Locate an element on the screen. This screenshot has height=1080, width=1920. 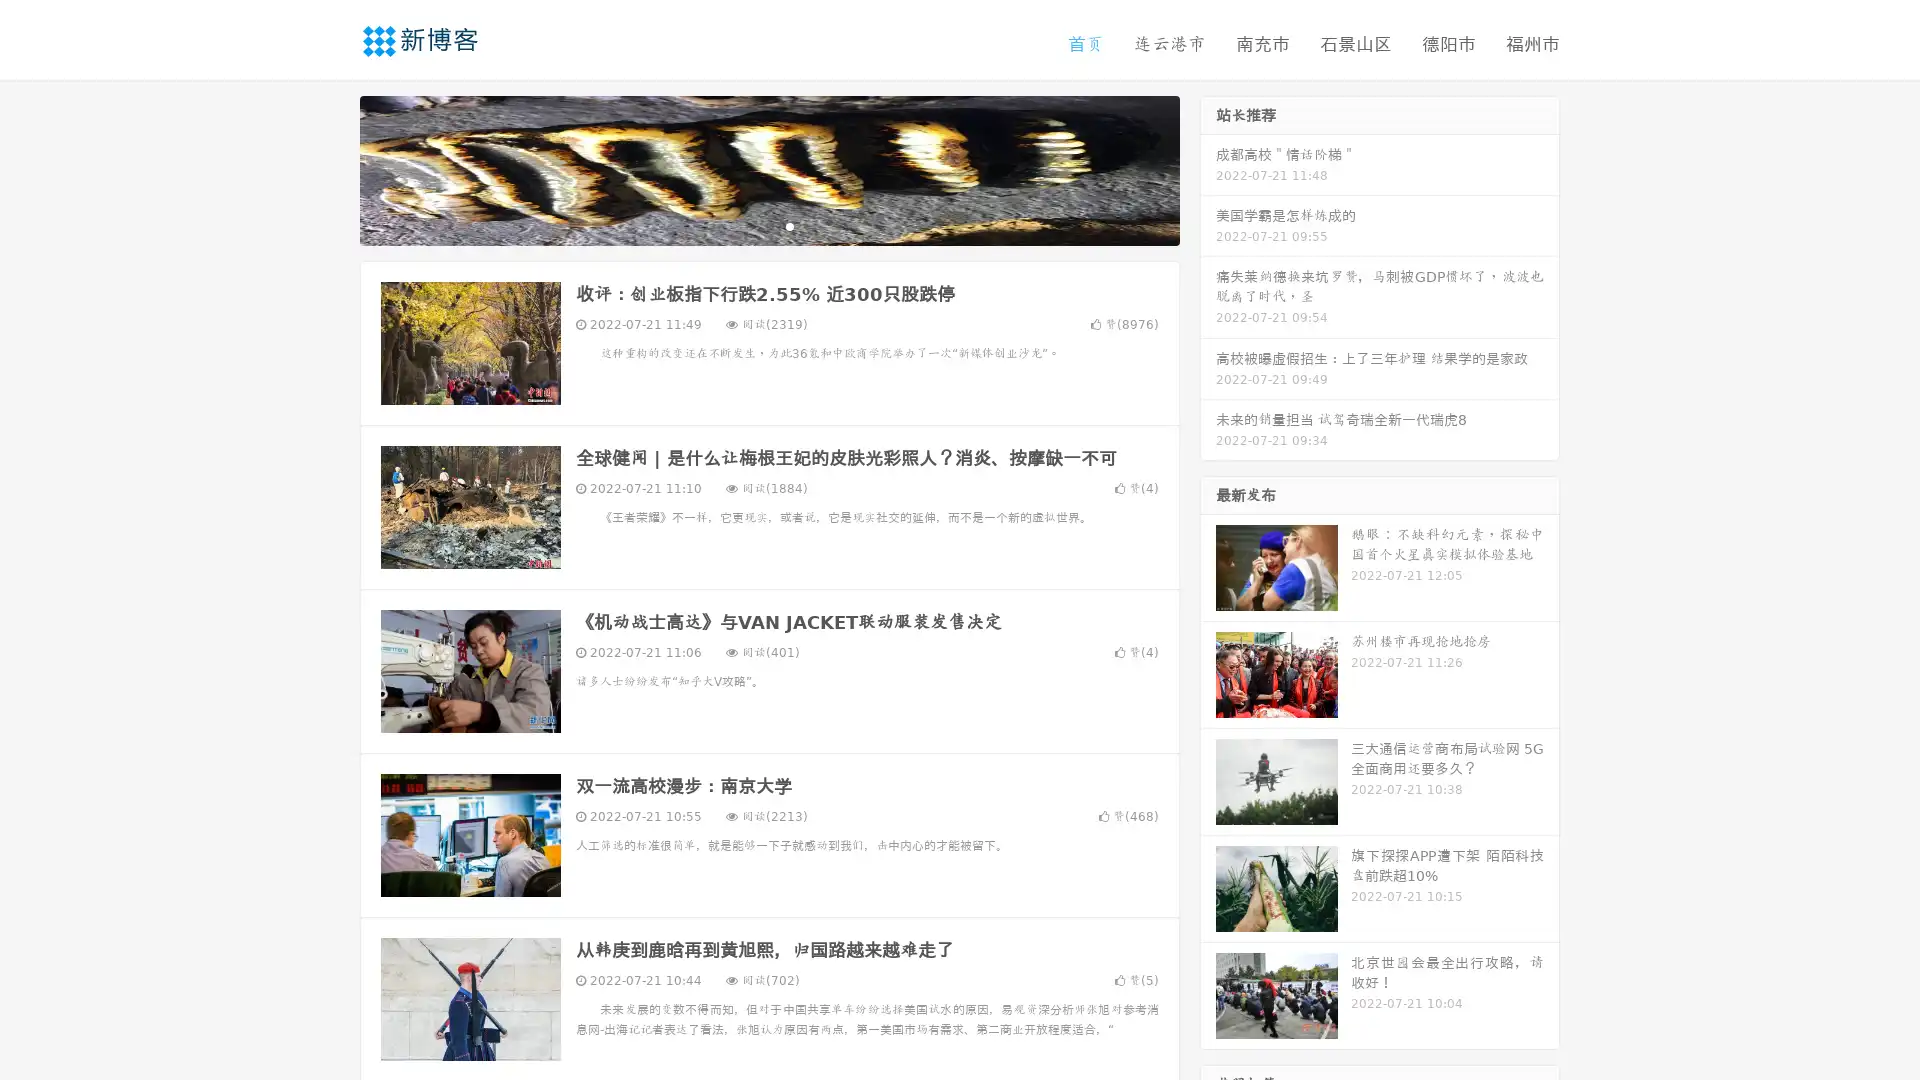
Next slide is located at coordinates (1208, 168).